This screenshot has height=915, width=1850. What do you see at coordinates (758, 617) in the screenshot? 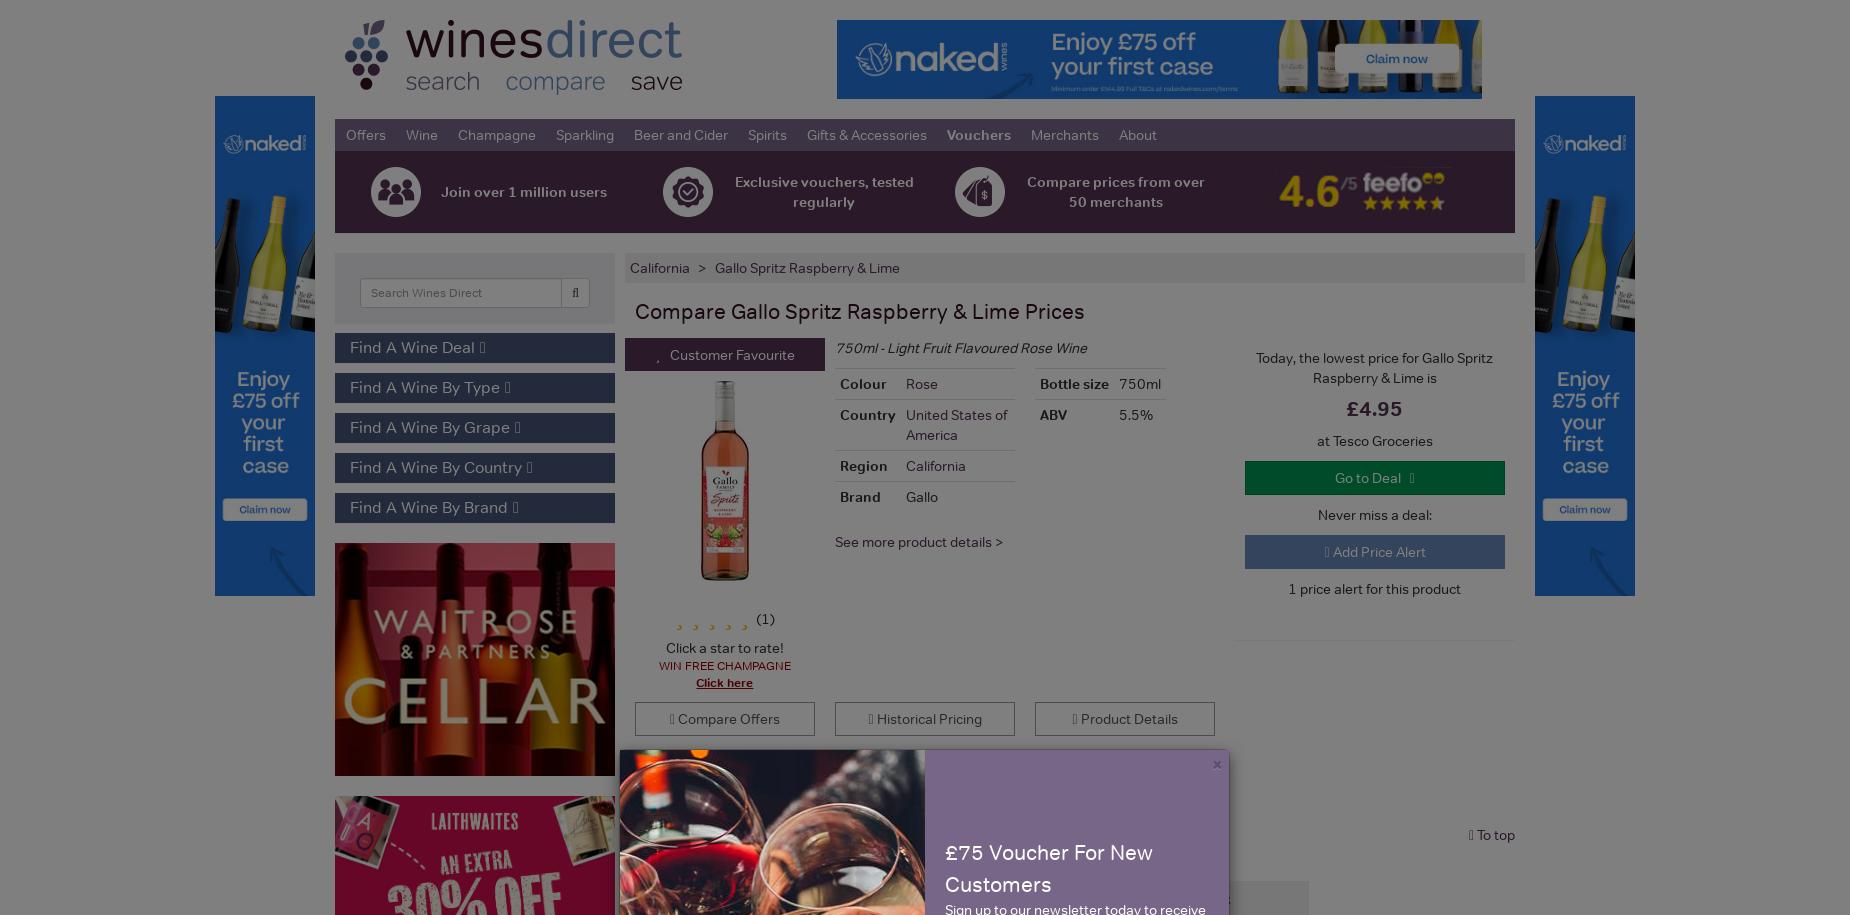
I see `'('` at bounding box center [758, 617].